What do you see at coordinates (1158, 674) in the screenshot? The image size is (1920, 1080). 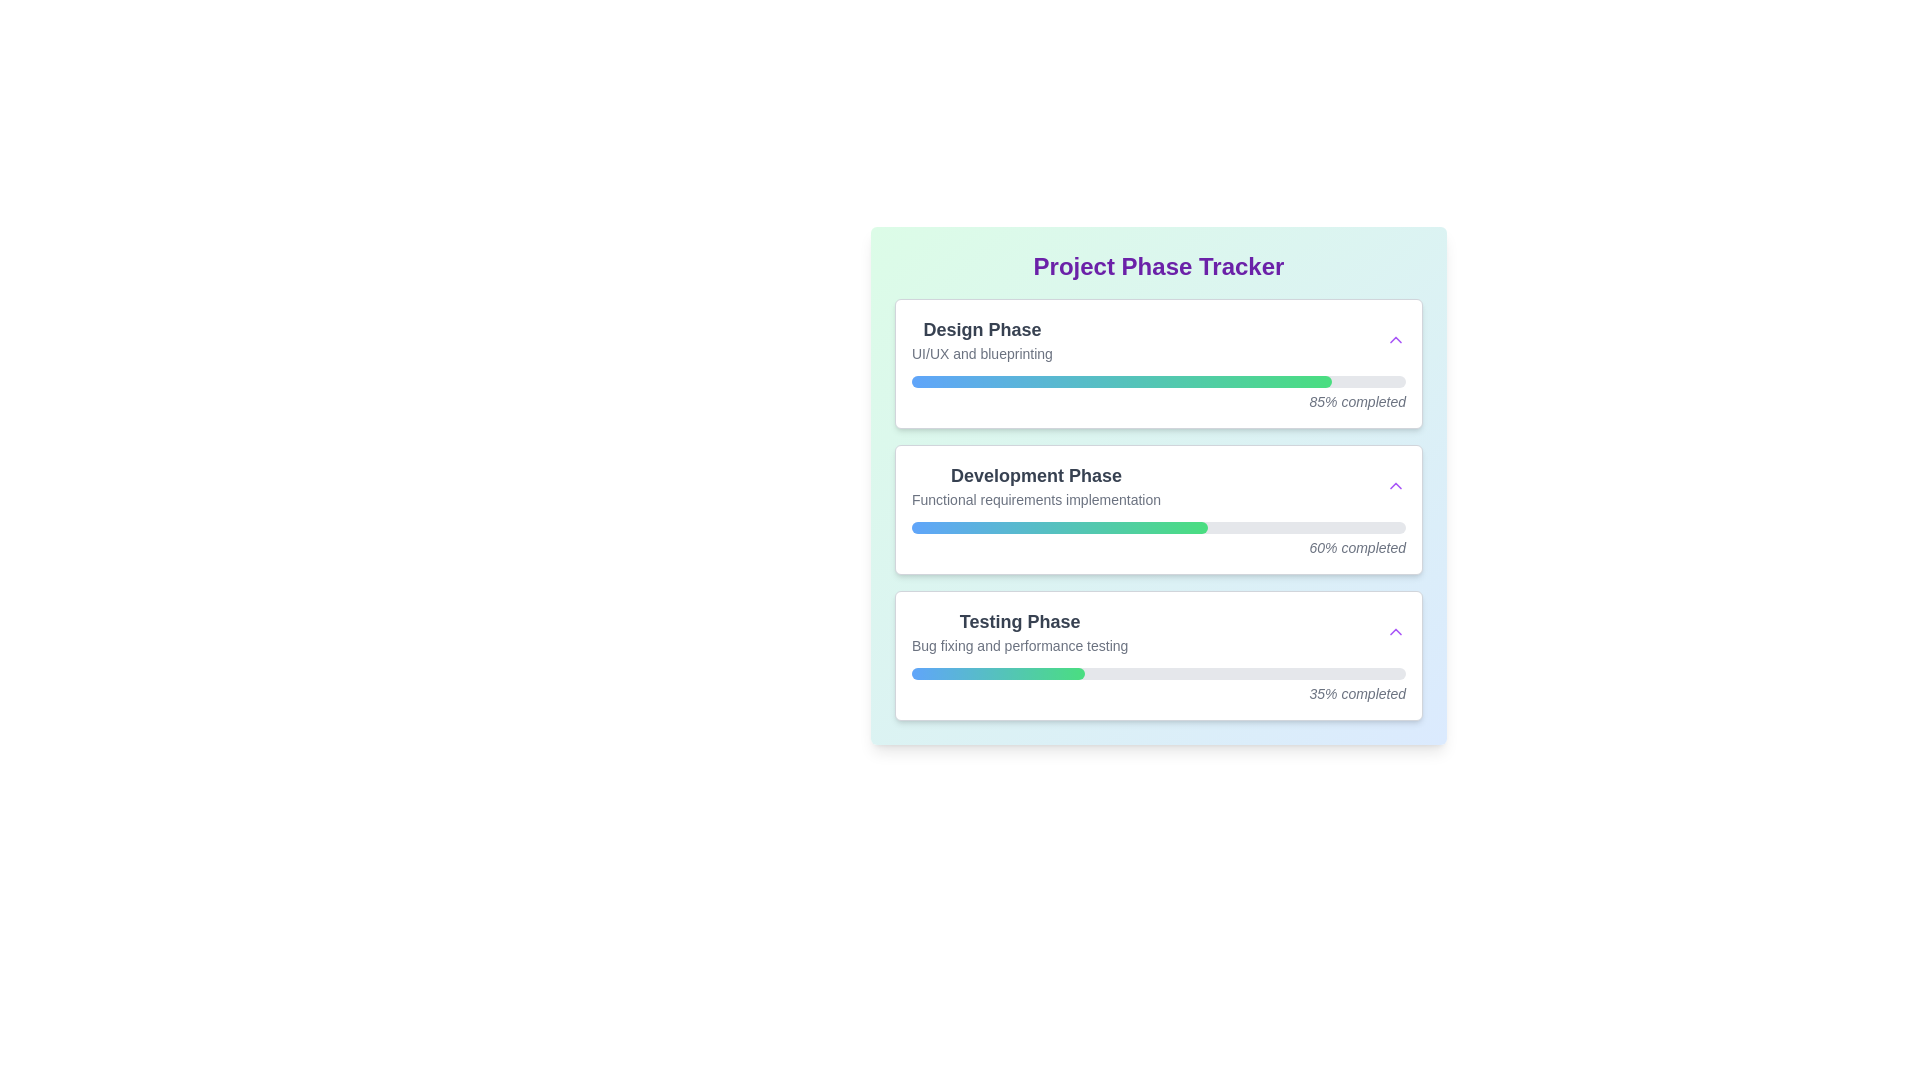 I see `the horizontal progress bar displaying 35% of the 'Testing Phase', located below the 'Testing Phase' title and above the '35% completed' text label` at bounding box center [1158, 674].